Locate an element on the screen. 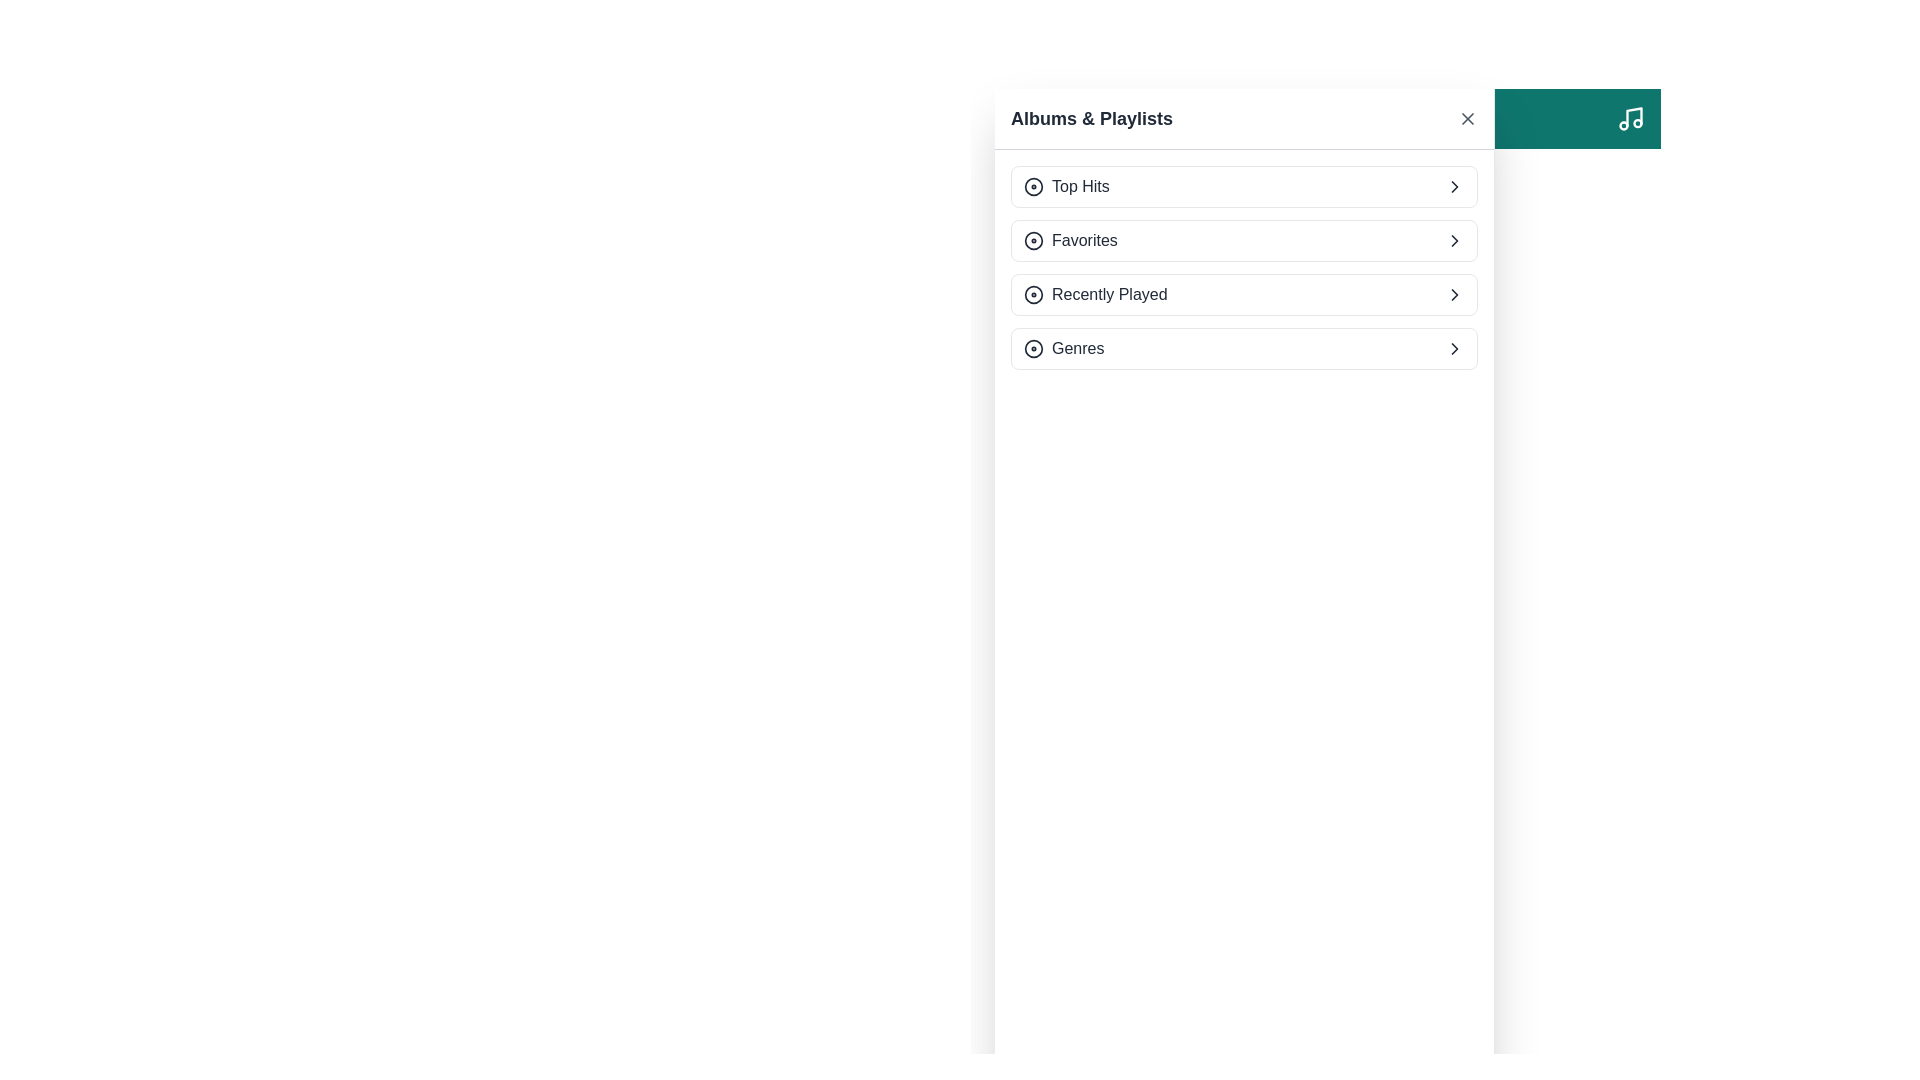 The width and height of the screenshot is (1920, 1080). the rightmost icon in the 'Recently Played' list item of the 'Albums & Playlists' menu is located at coordinates (1454, 294).